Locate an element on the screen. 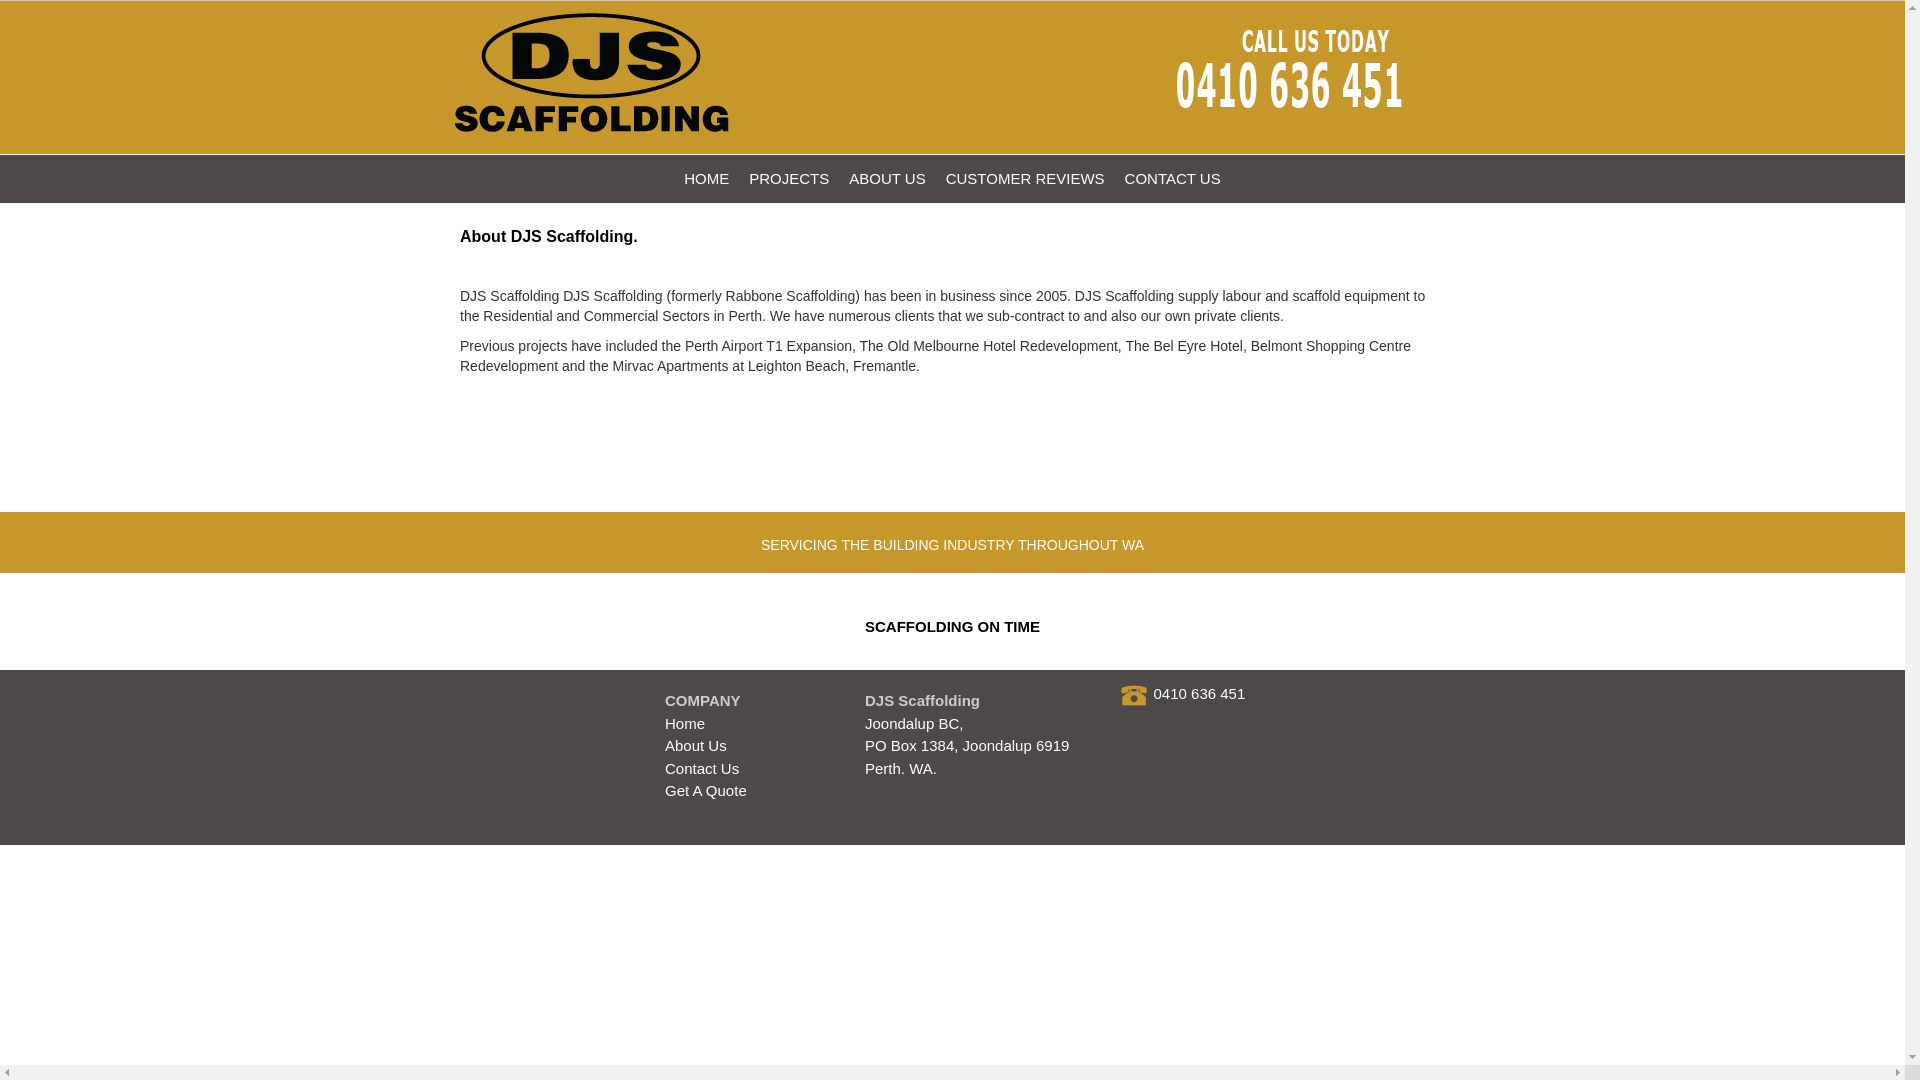 The height and width of the screenshot is (1080, 1920). 'PROJECTS' is located at coordinates (787, 177).